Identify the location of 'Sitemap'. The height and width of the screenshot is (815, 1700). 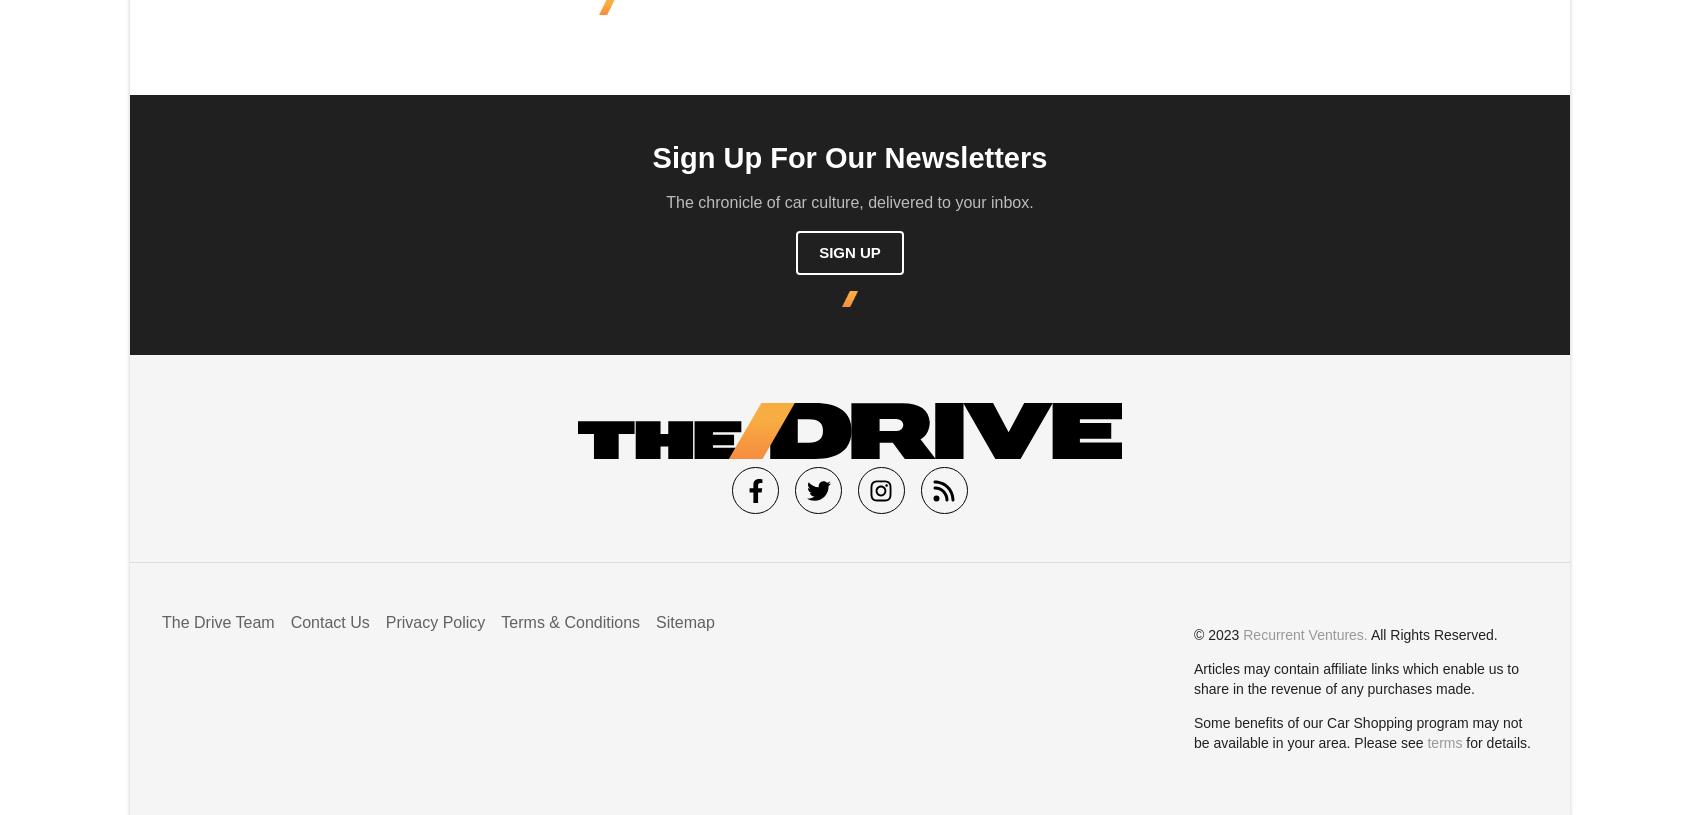
(684, 621).